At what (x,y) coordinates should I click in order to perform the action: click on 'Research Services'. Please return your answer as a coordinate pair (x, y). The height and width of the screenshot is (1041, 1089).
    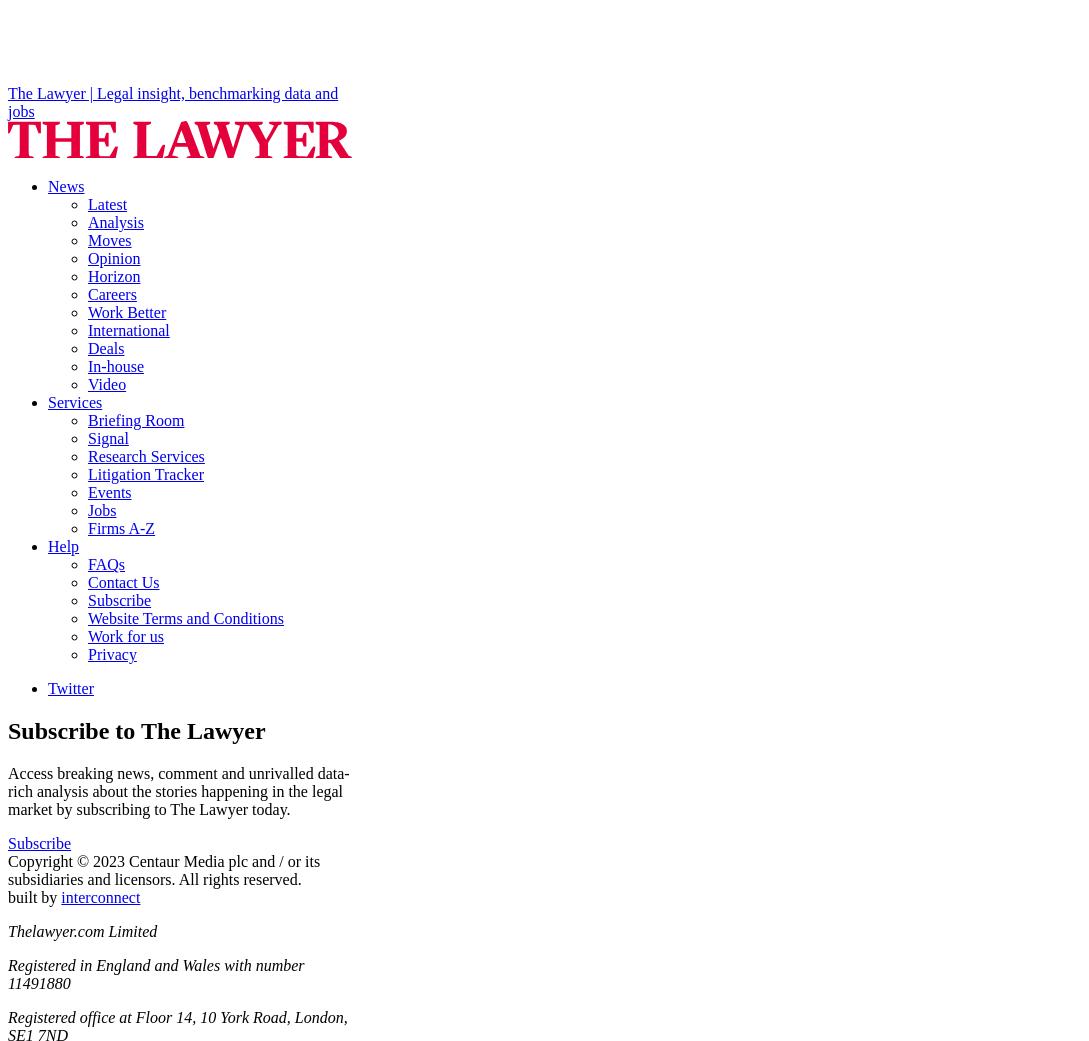
    Looking at the image, I should click on (146, 455).